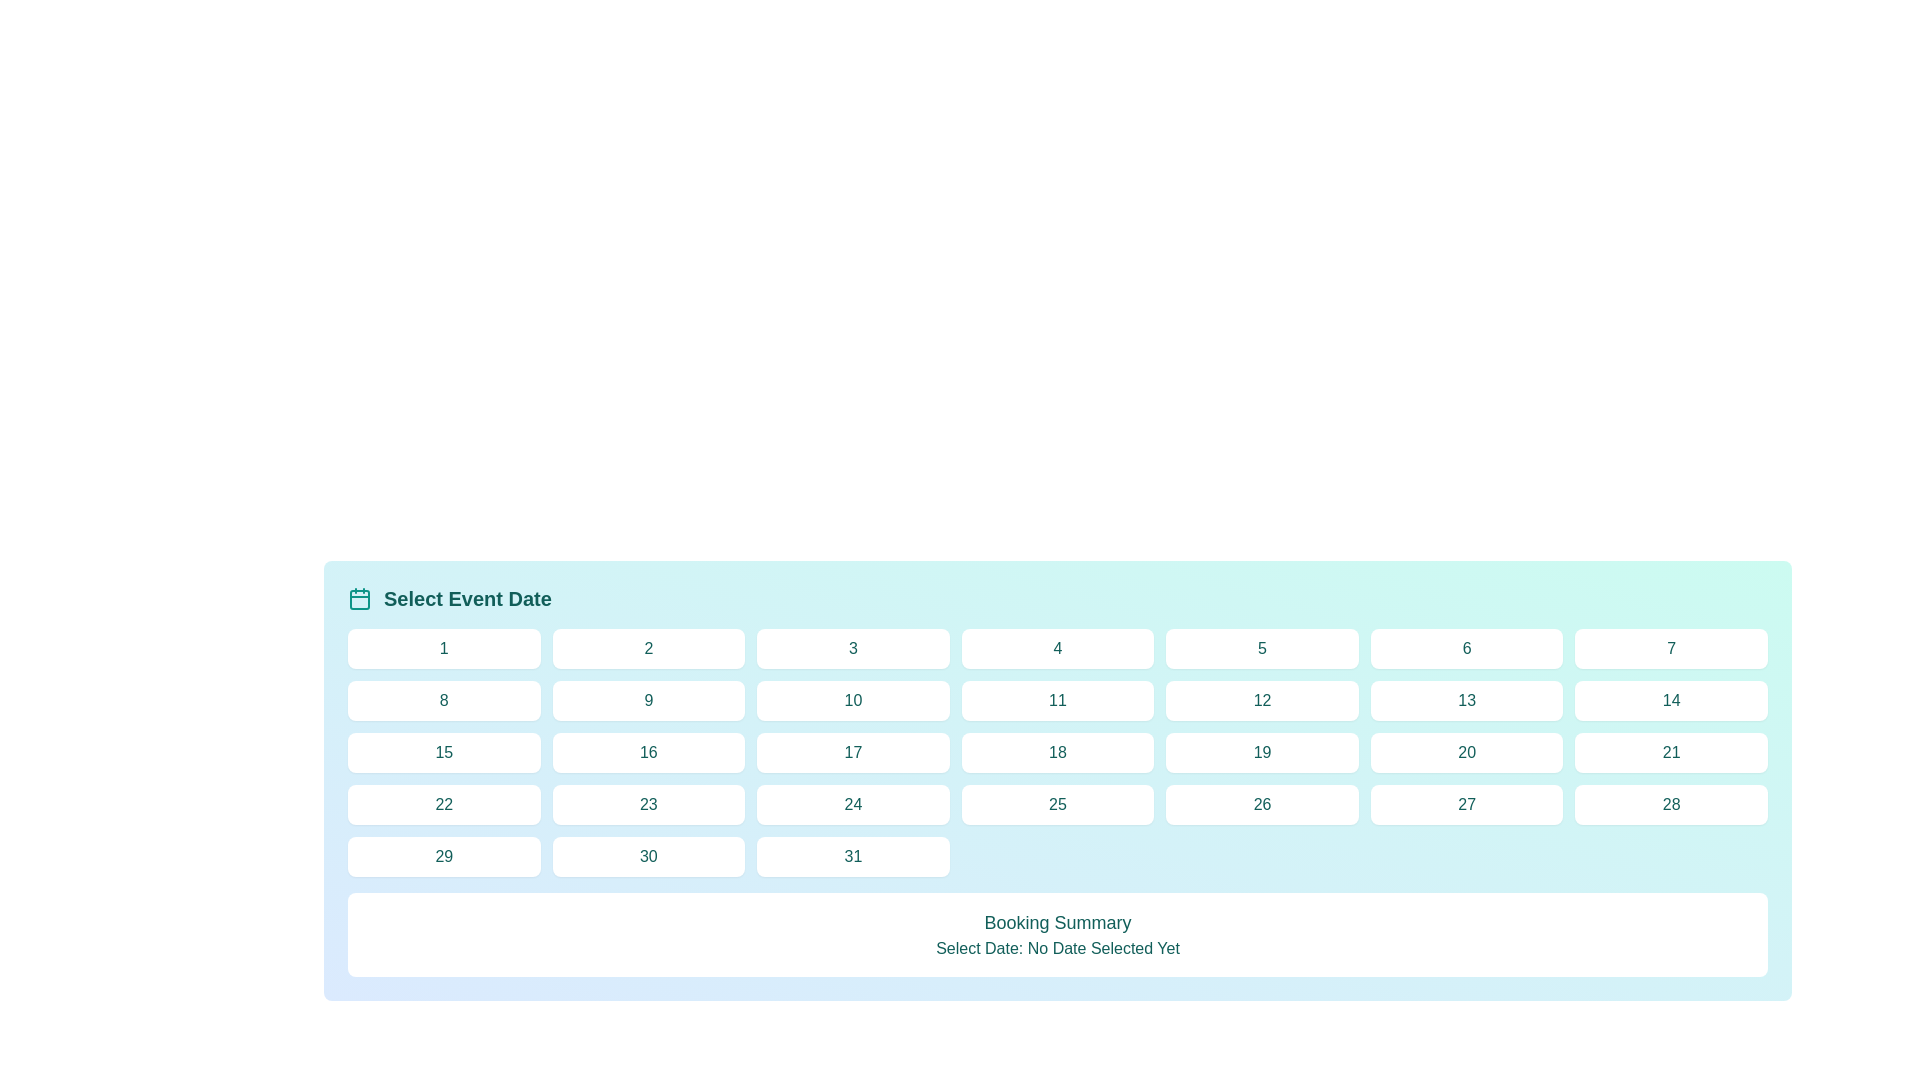 The image size is (1920, 1080). What do you see at coordinates (648, 804) in the screenshot?
I see `the button labeled '23' with a white background and teal text` at bounding box center [648, 804].